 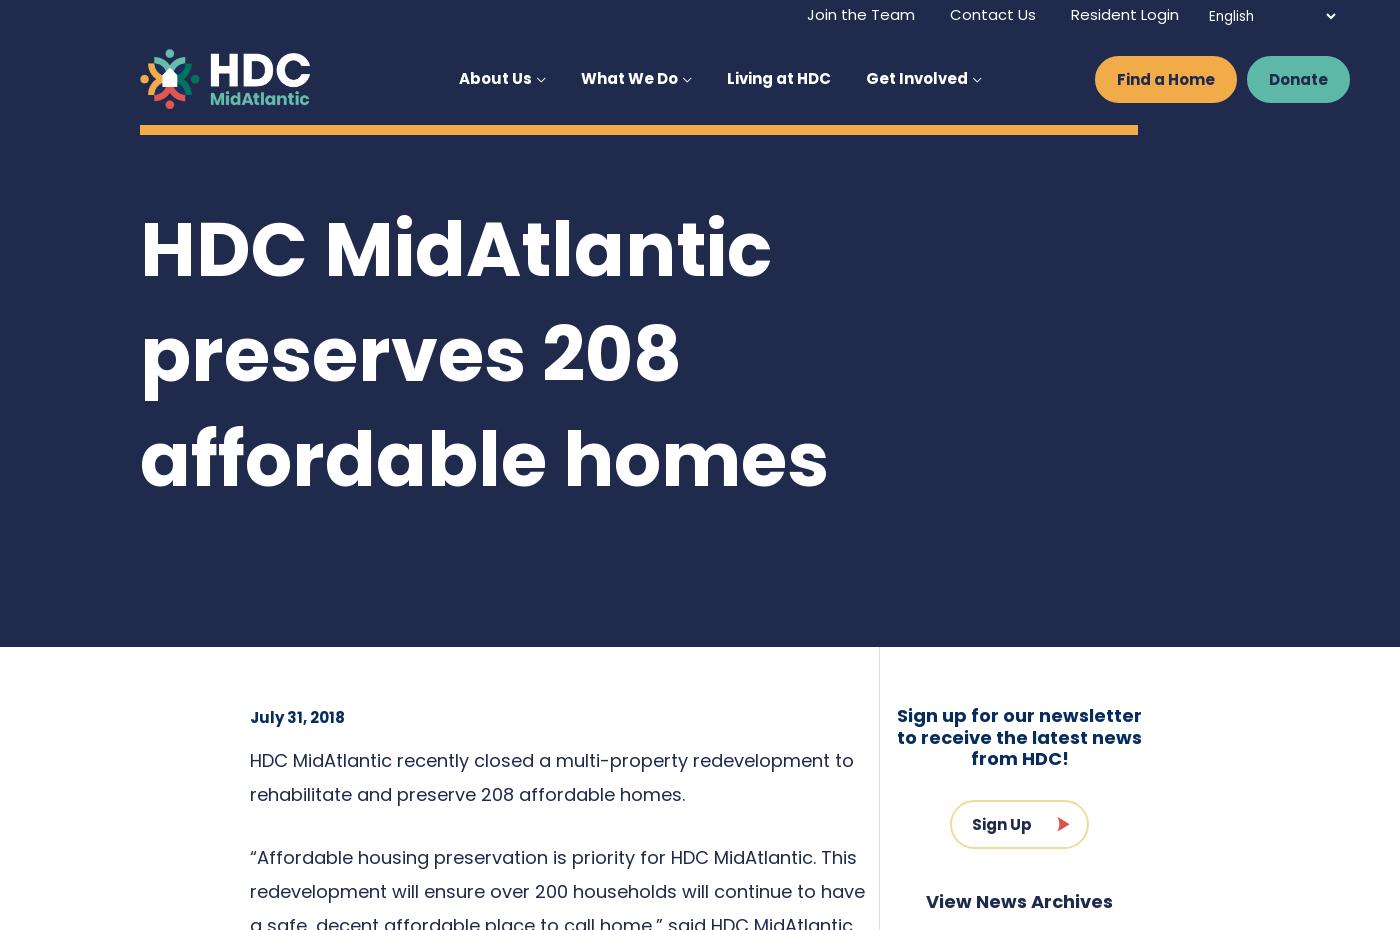 I want to click on 'Sign Up', so click(x=1001, y=822).